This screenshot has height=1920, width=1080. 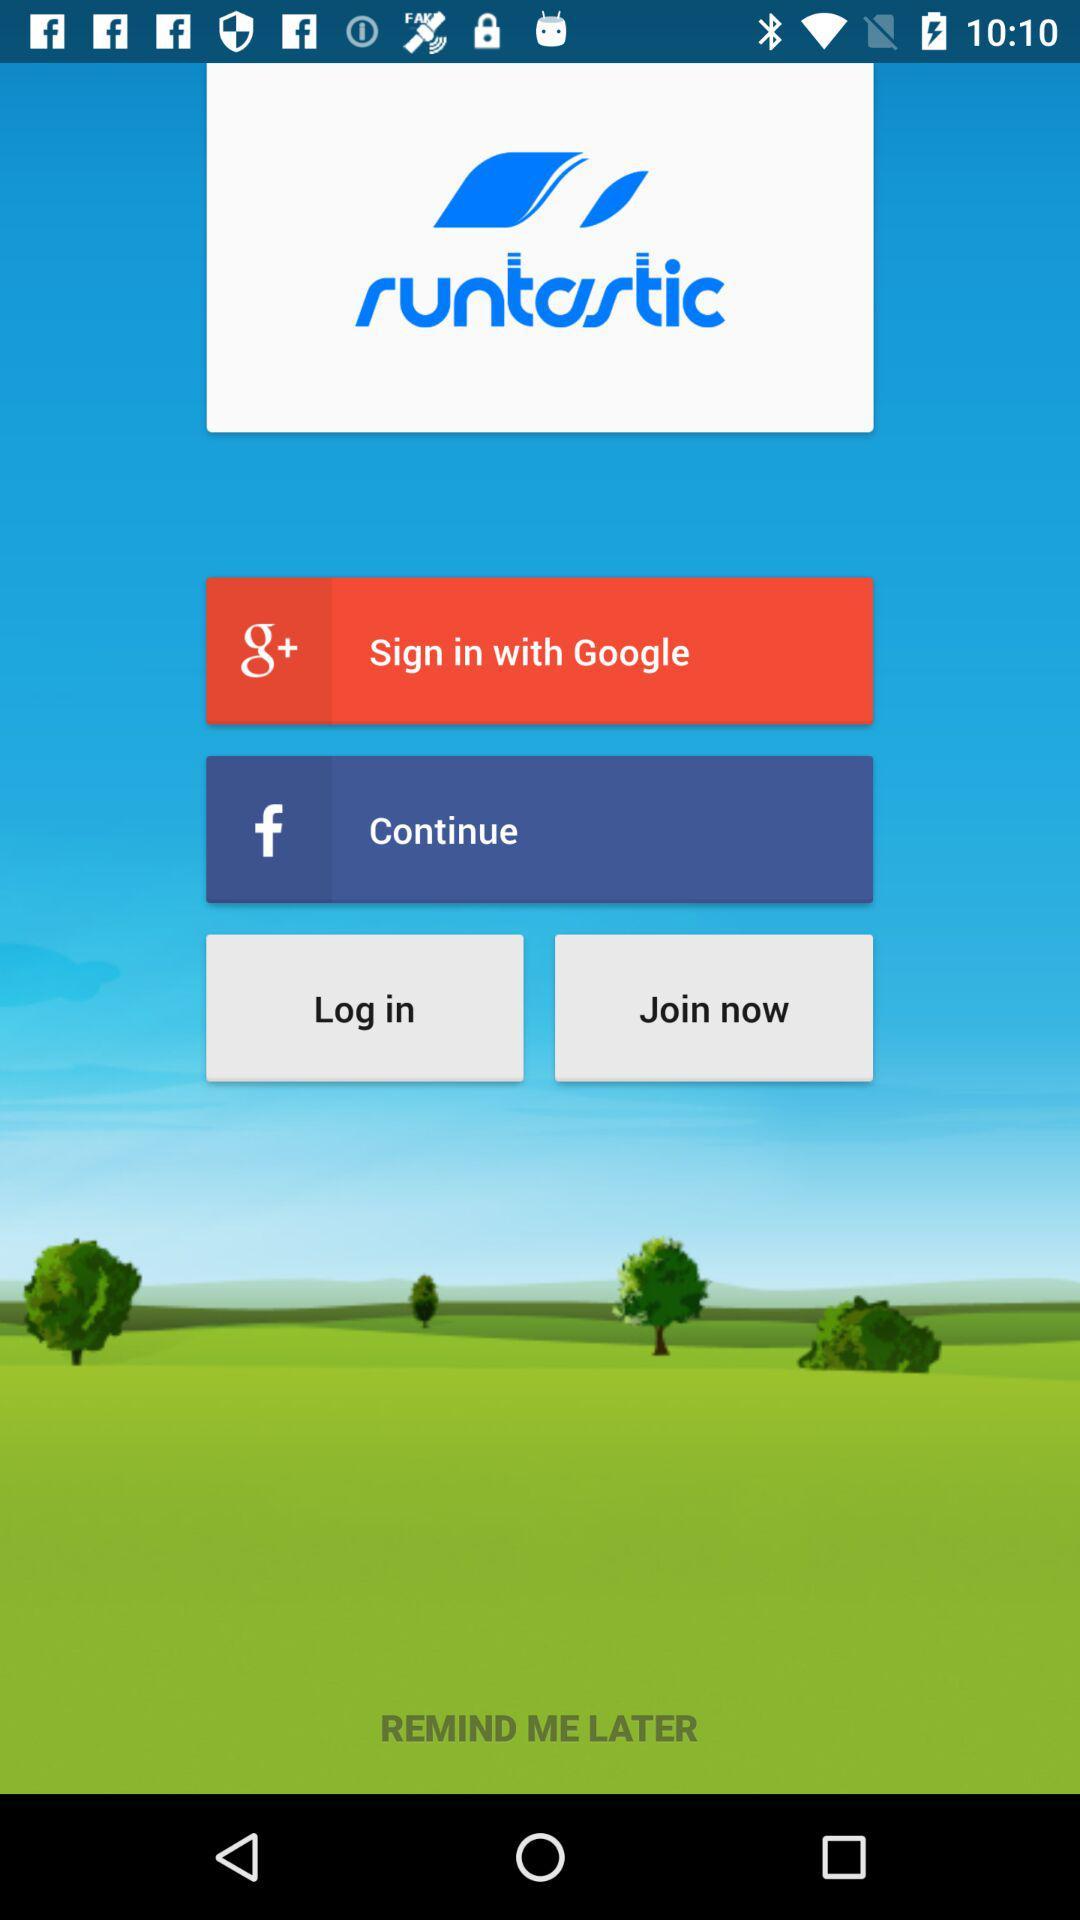 I want to click on the join now, so click(x=712, y=1008).